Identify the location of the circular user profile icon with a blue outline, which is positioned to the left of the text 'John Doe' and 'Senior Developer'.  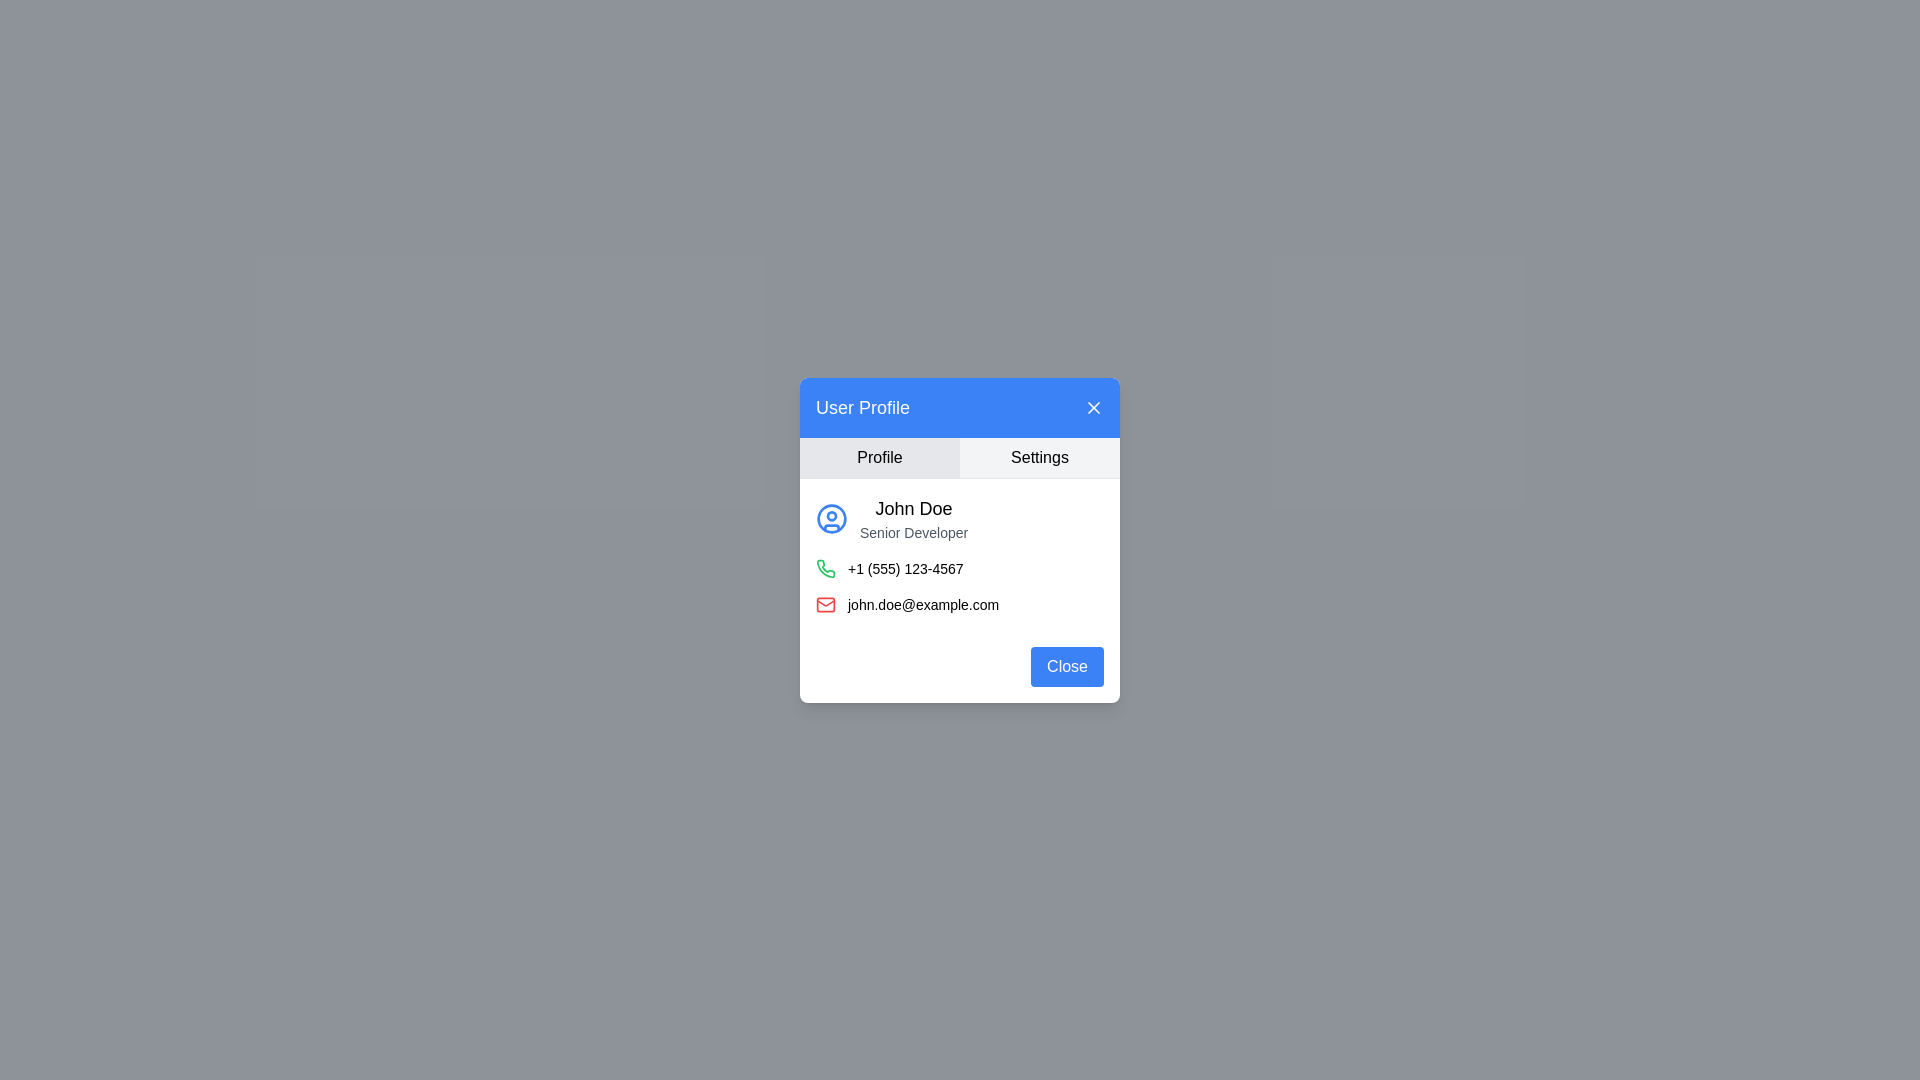
(831, 517).